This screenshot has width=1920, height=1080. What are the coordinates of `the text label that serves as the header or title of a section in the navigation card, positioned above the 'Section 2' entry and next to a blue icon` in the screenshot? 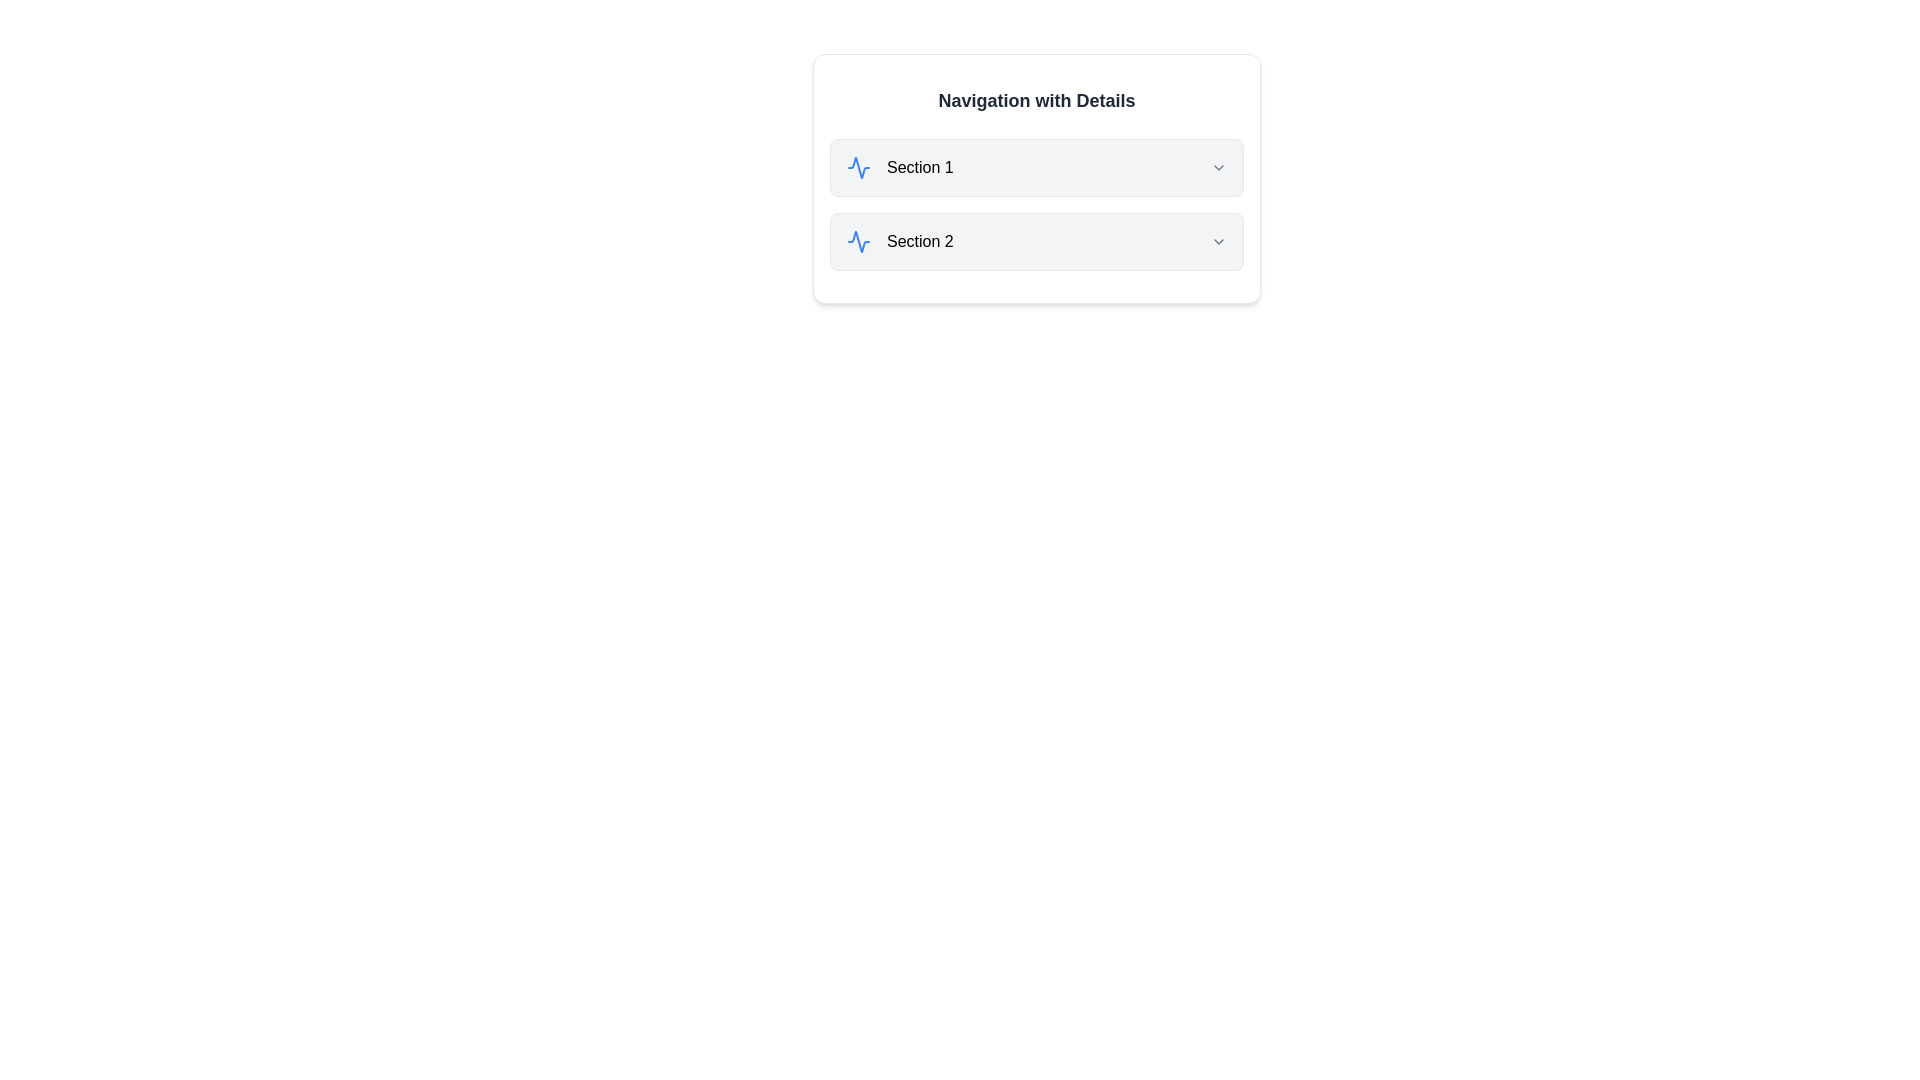 It's located at (919, 167).